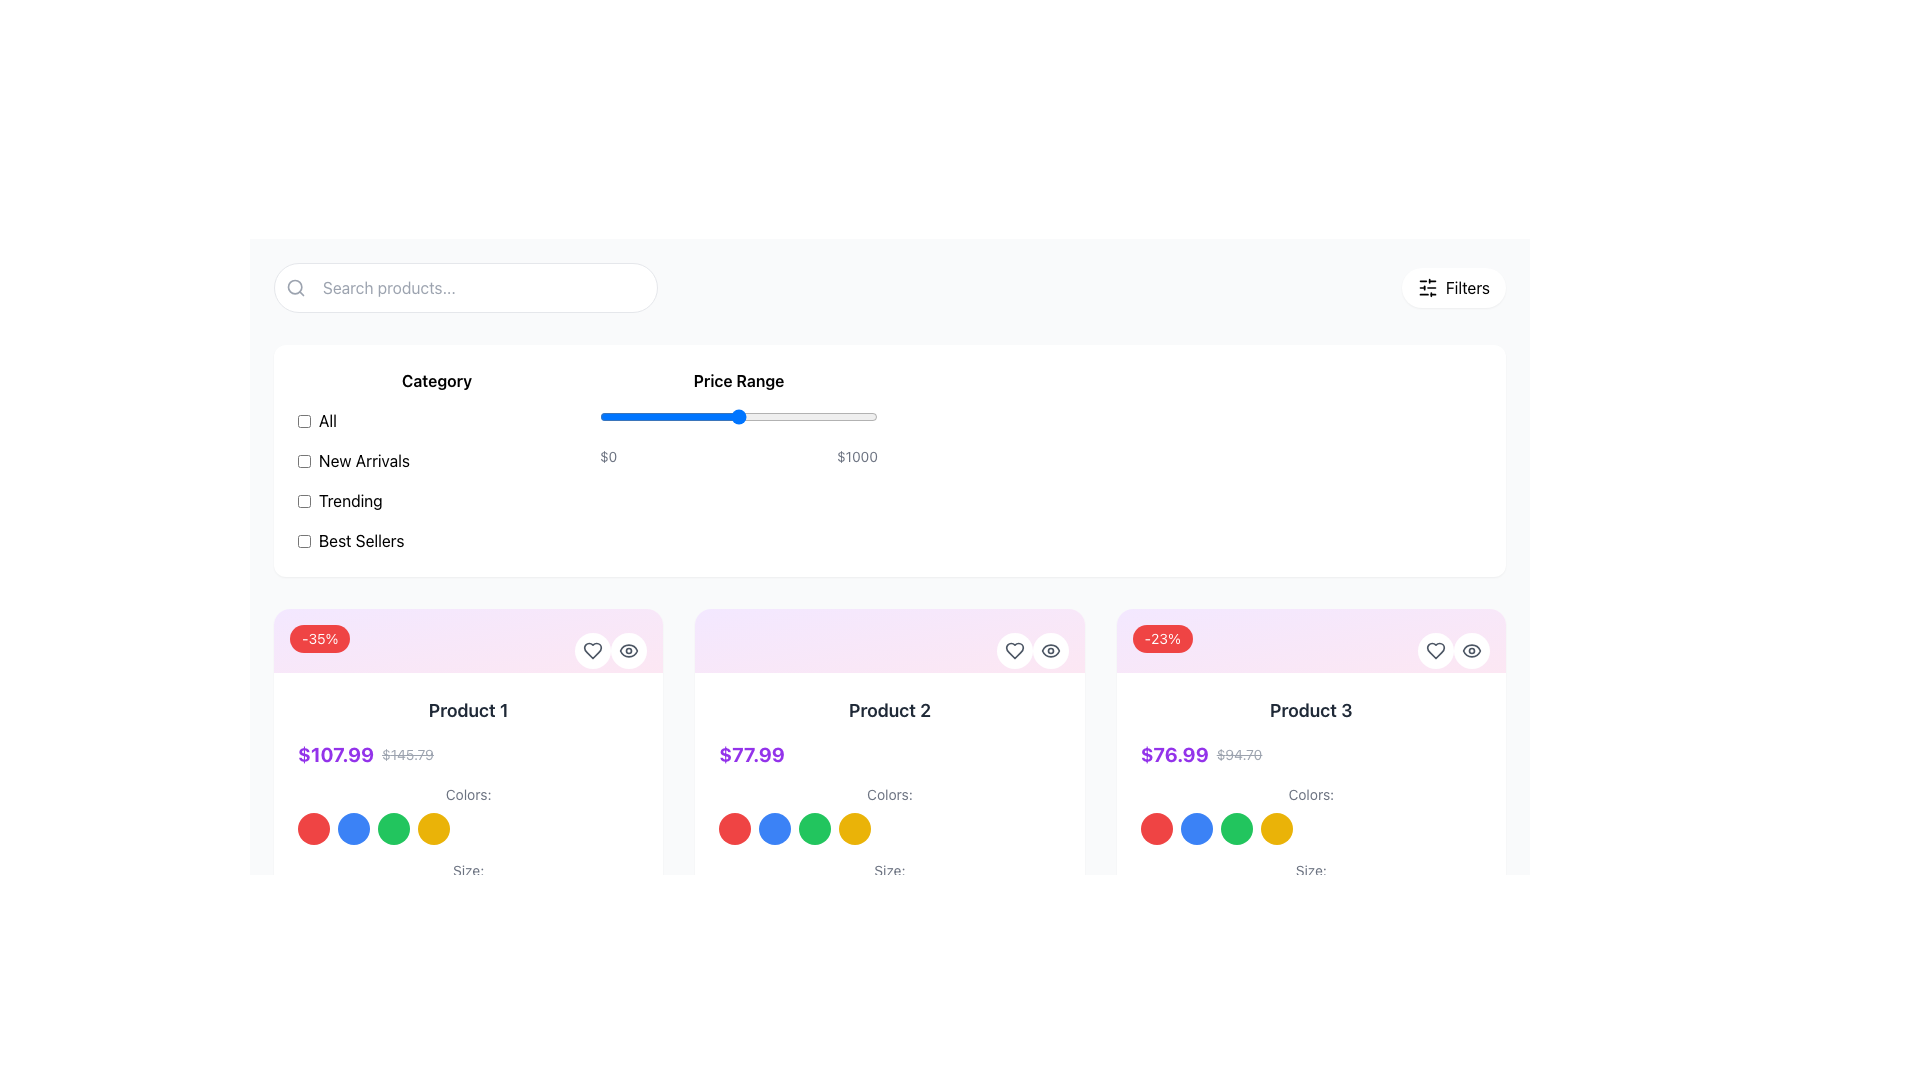  Describe the element at coordinates (466, 829) in the screenshot. I see `the color selection component located below the title 'Colors:'` at that location.